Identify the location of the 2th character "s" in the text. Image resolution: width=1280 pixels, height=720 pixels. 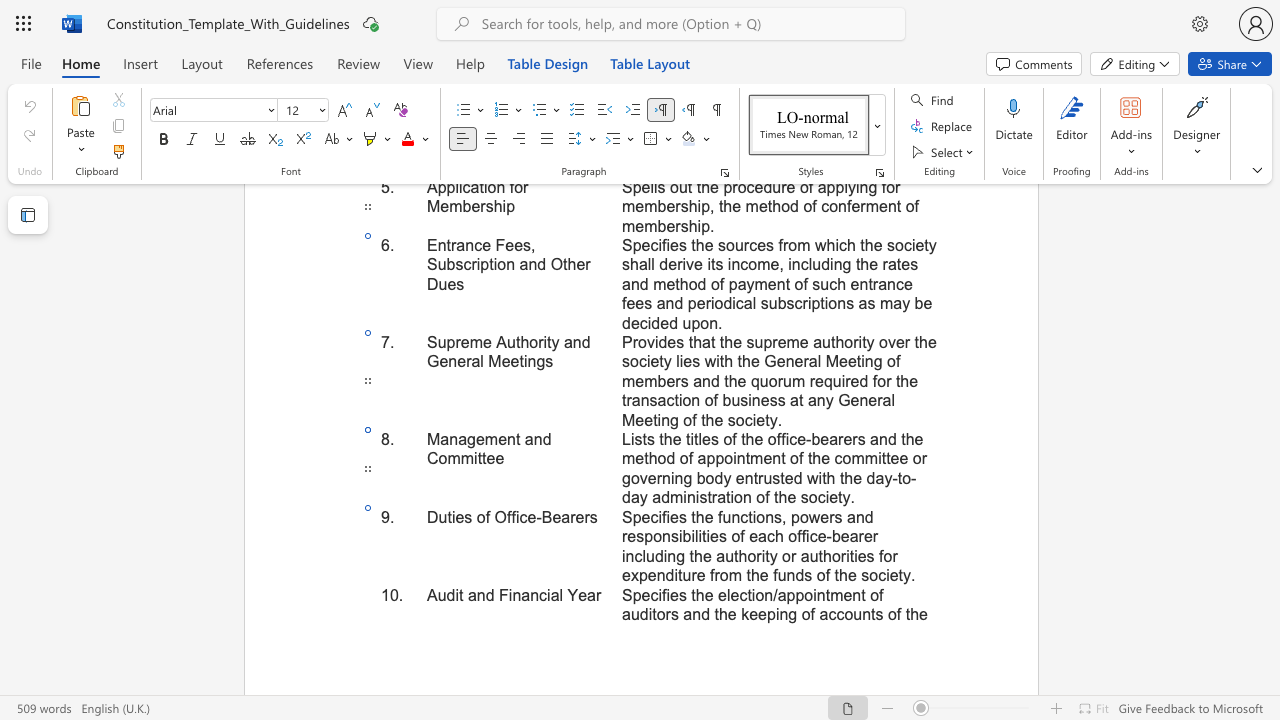
(592, 516).